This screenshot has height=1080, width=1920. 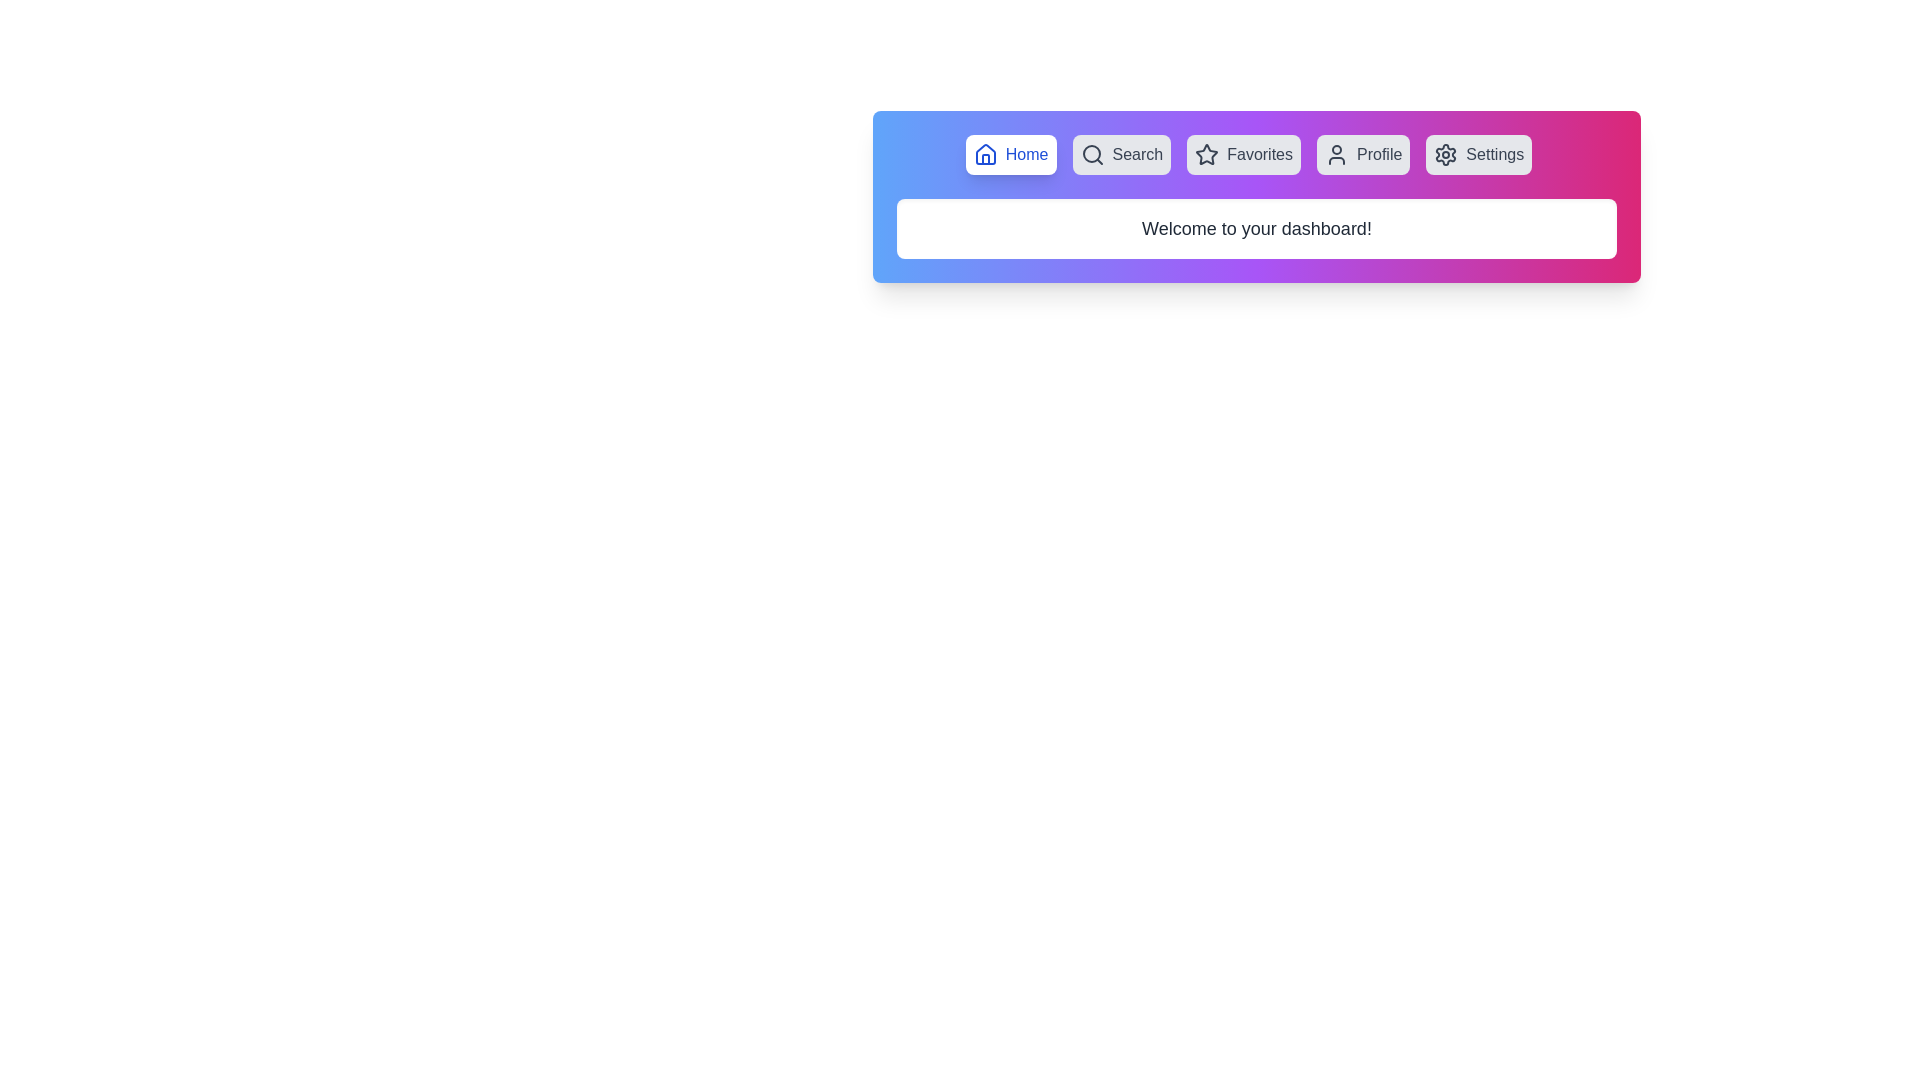 What do you see at coordinates (1256, 196) in the screenshot?
I see `the navigation buttons located in the upper region of the Header Section, which provides options for navigating the dashboard interface` at bounding box center [1256, 196].